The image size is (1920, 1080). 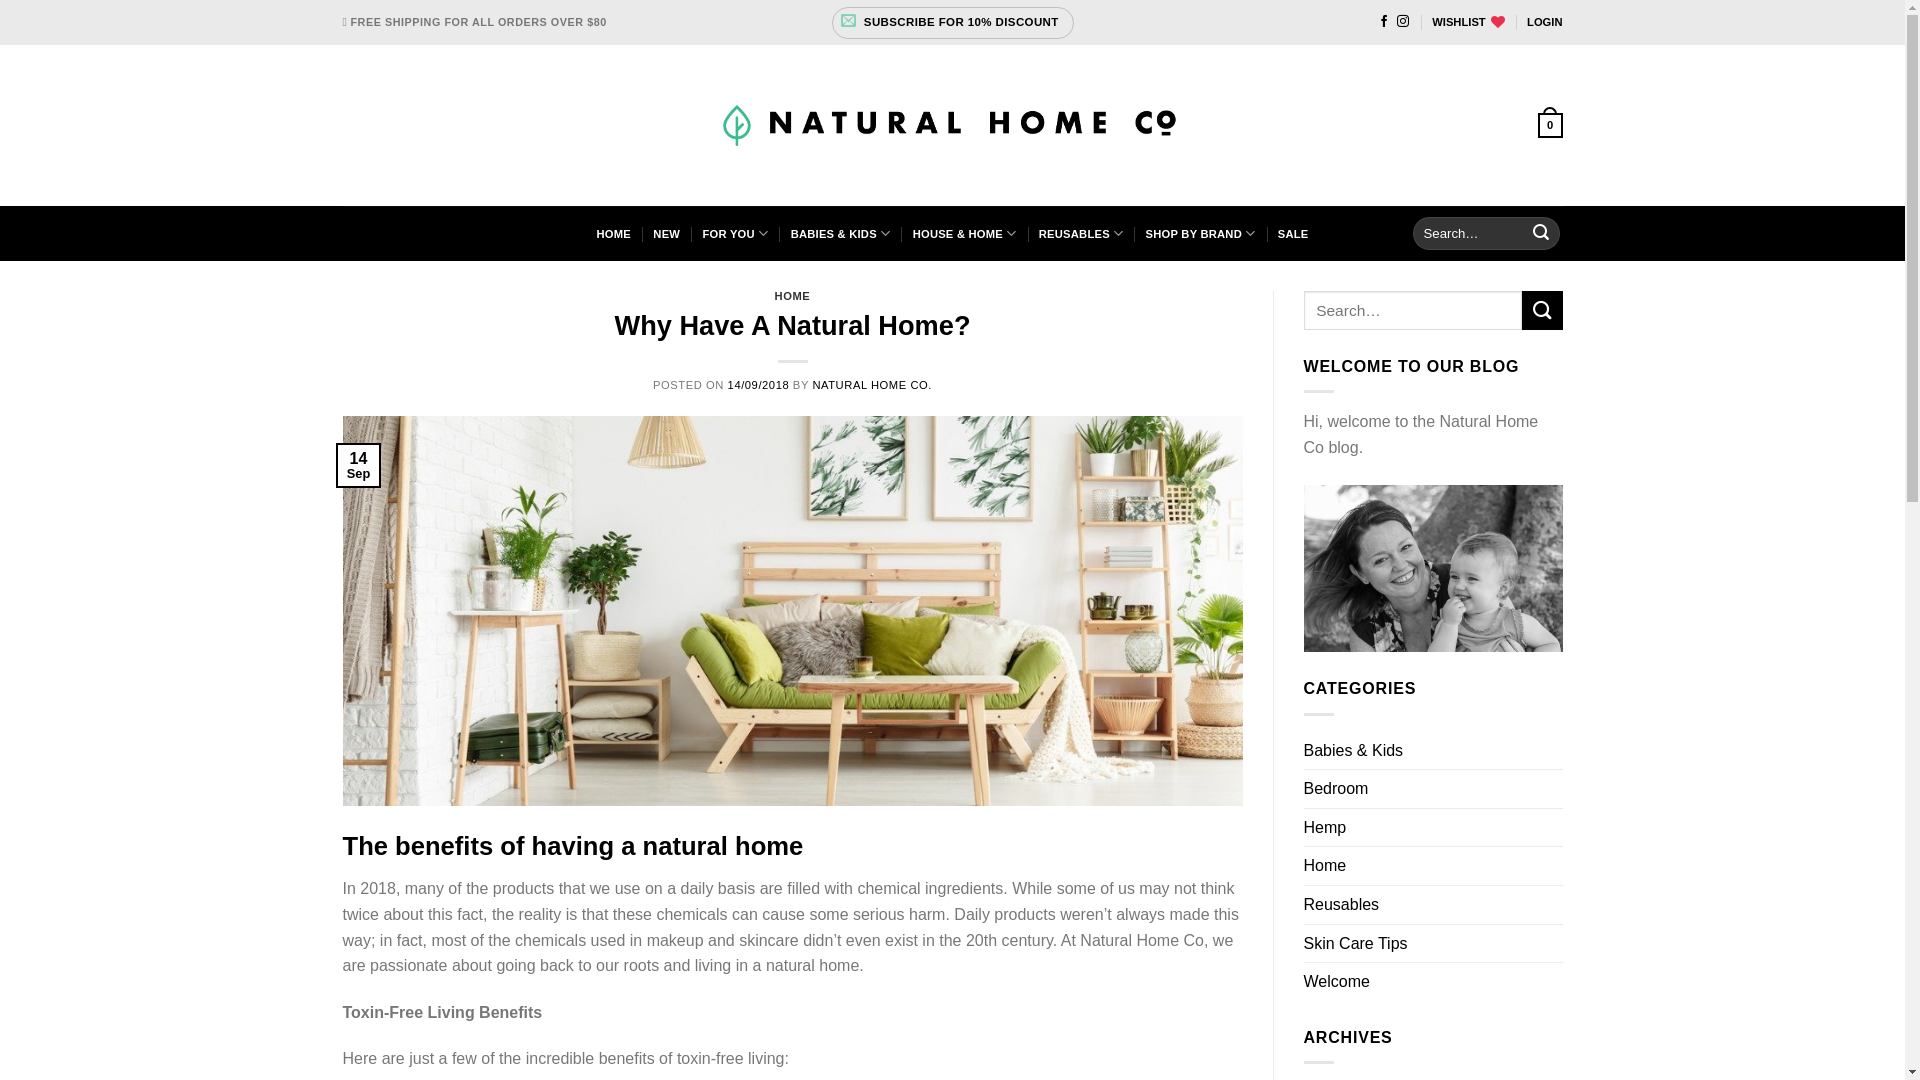 What do you see at coordinates (1525, 23) in the screenshot?
I see `'LOGIN'` at bounding box center [1525, 23].